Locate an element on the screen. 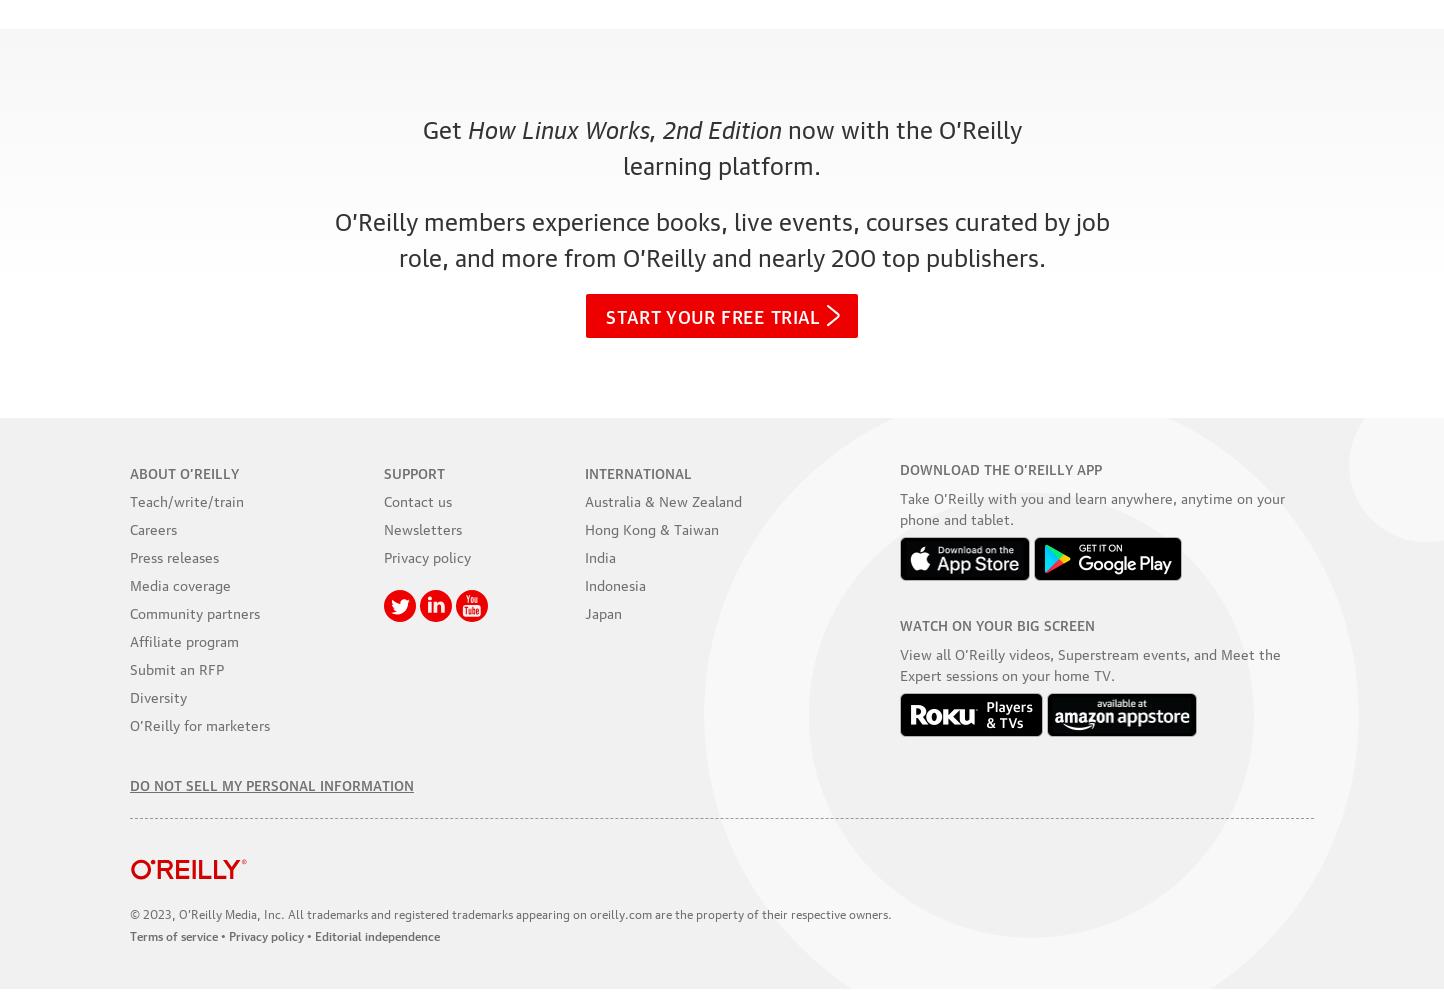  'O’Reilly members experience books, live events, courses curated by job role, and more from O’Reilly and' is located at coordinates (332, 237).